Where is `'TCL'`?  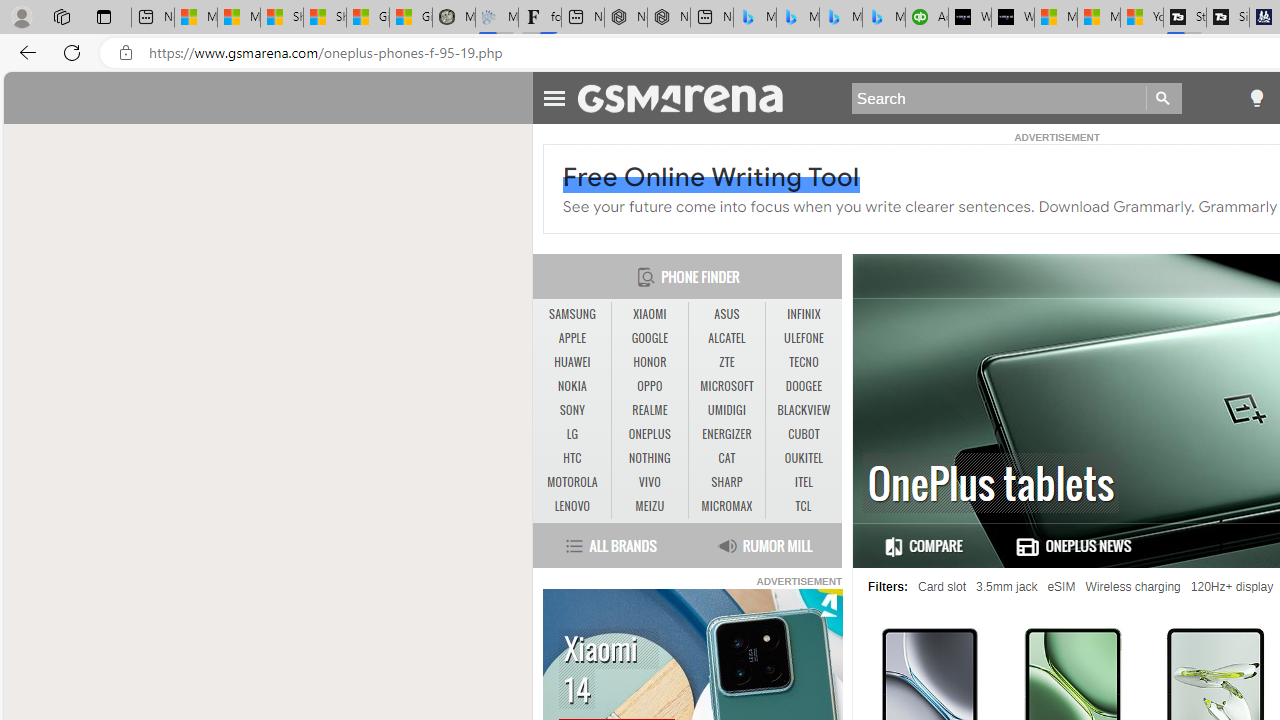 'TCL' is located at coordinates (803, 505).